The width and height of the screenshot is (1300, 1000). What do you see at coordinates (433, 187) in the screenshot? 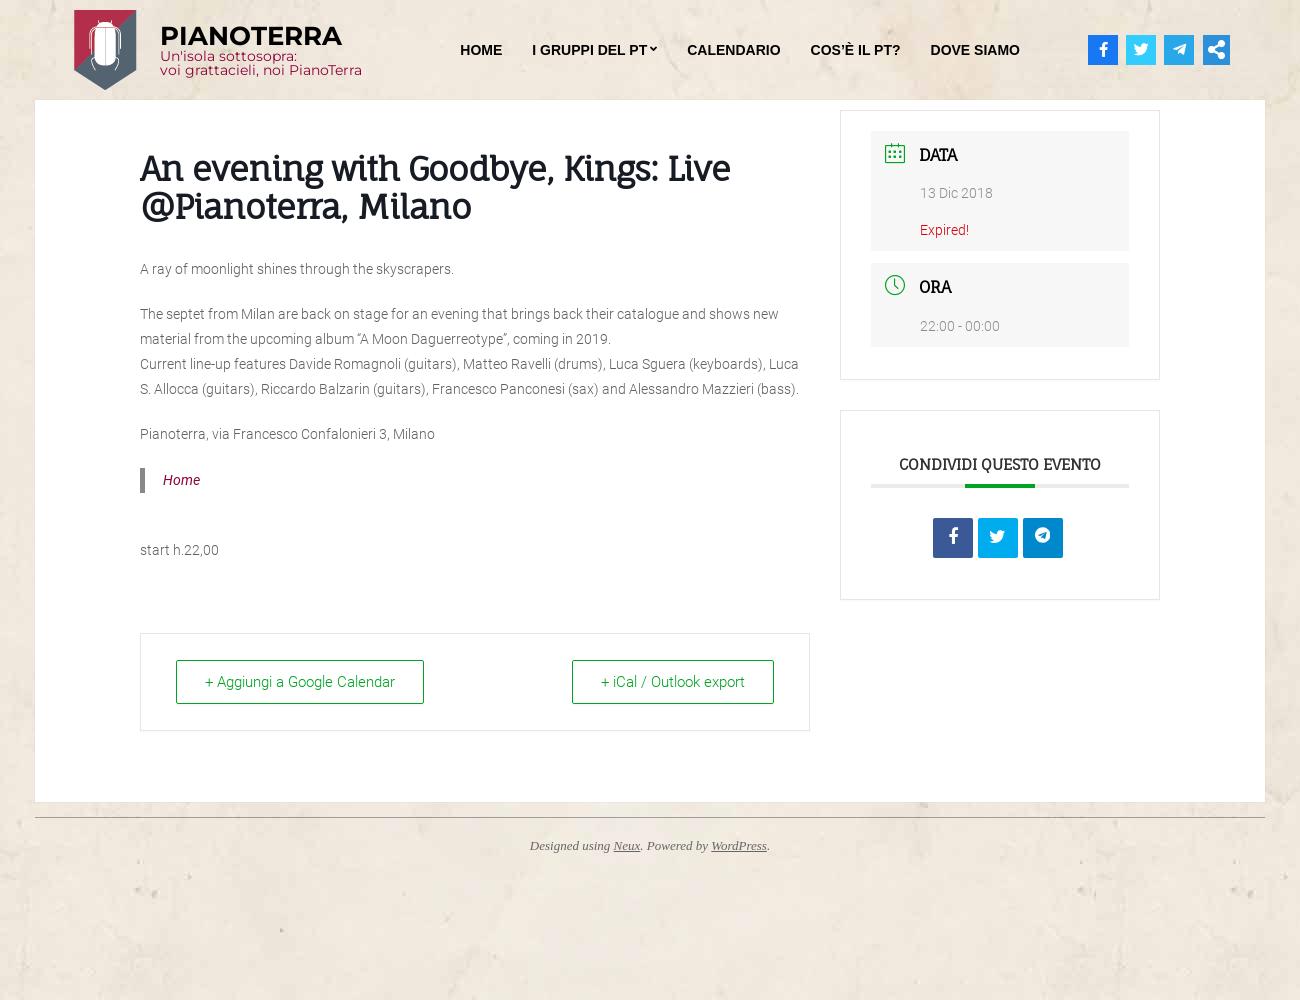
I see `'An evening with Goodbye, Kings: Live @Pianoterra, Milano'` at bounding box center [433, 187].